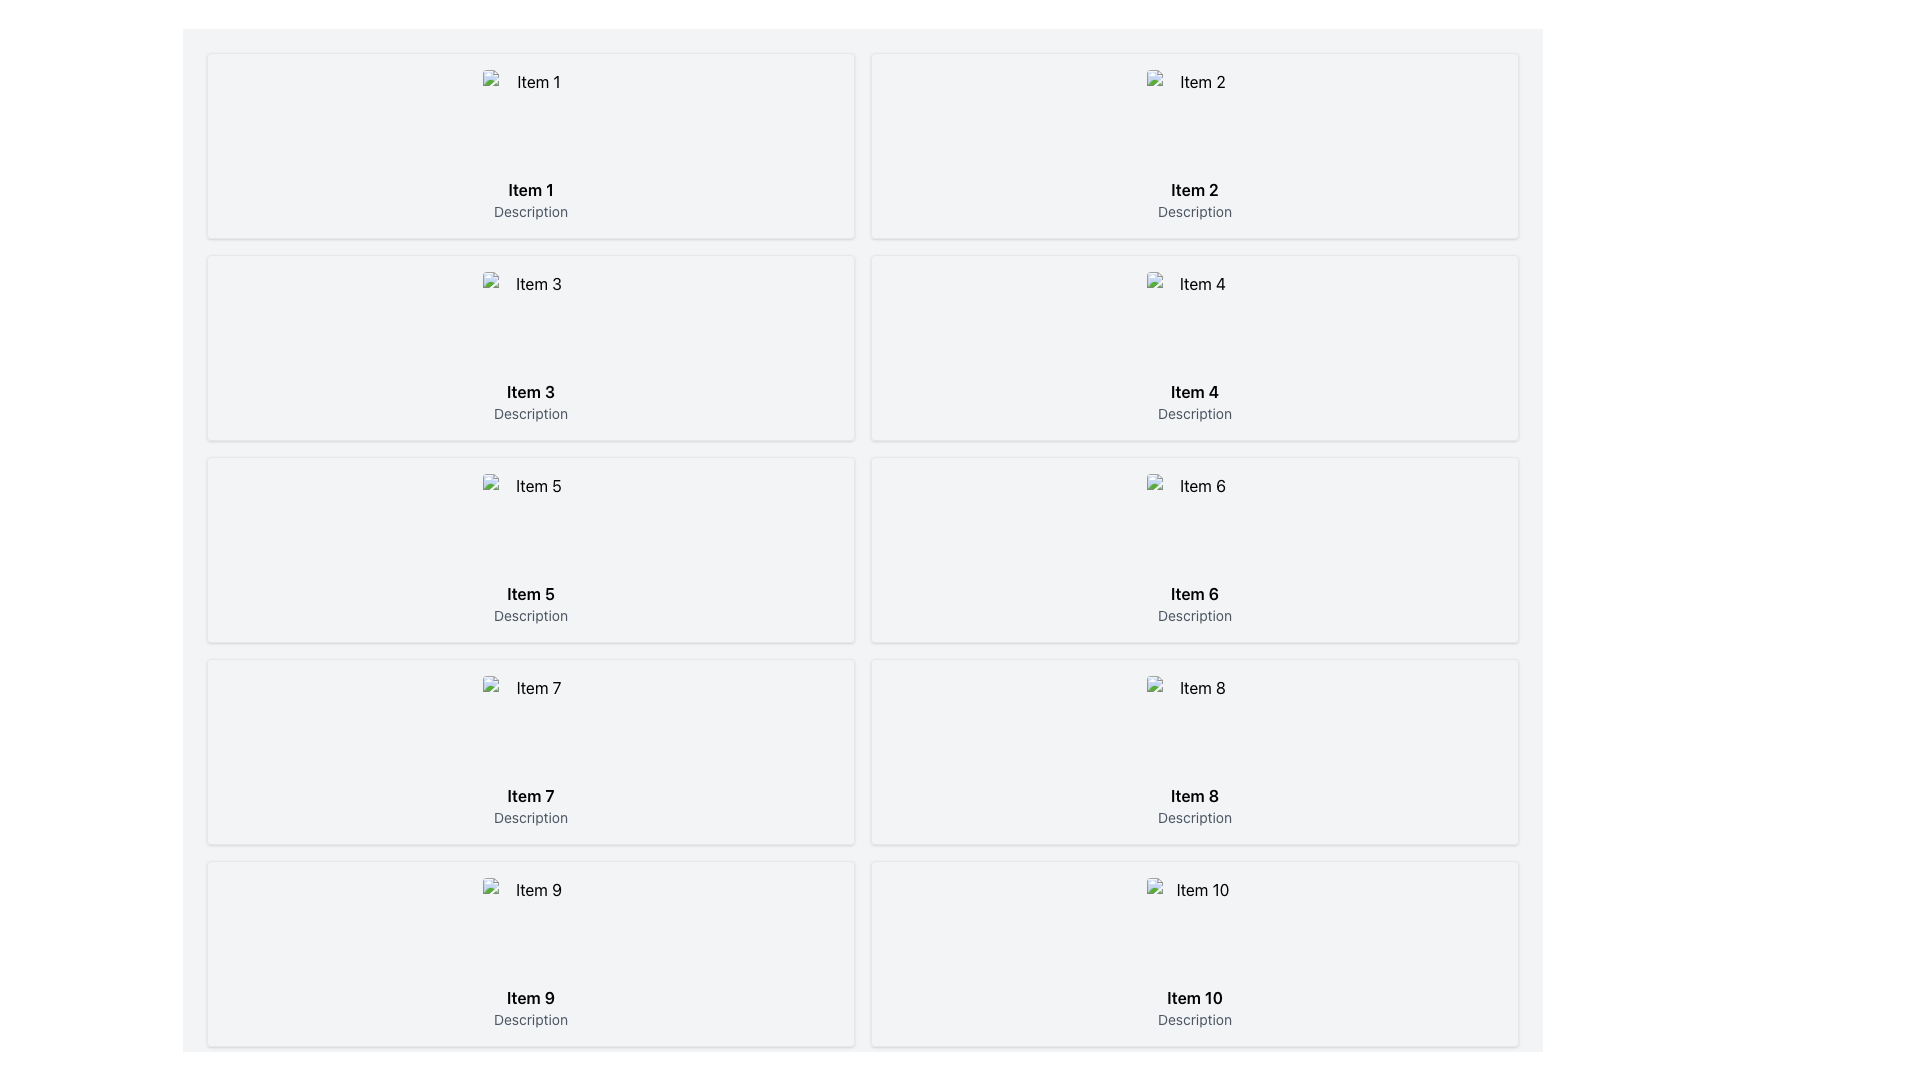 The height and width of the screenshot is (1080, 1920). Describe the element at coordinates (531, 392) in the screenshot. I see `the text label located centrally within the third card of a grid layout` at that location.